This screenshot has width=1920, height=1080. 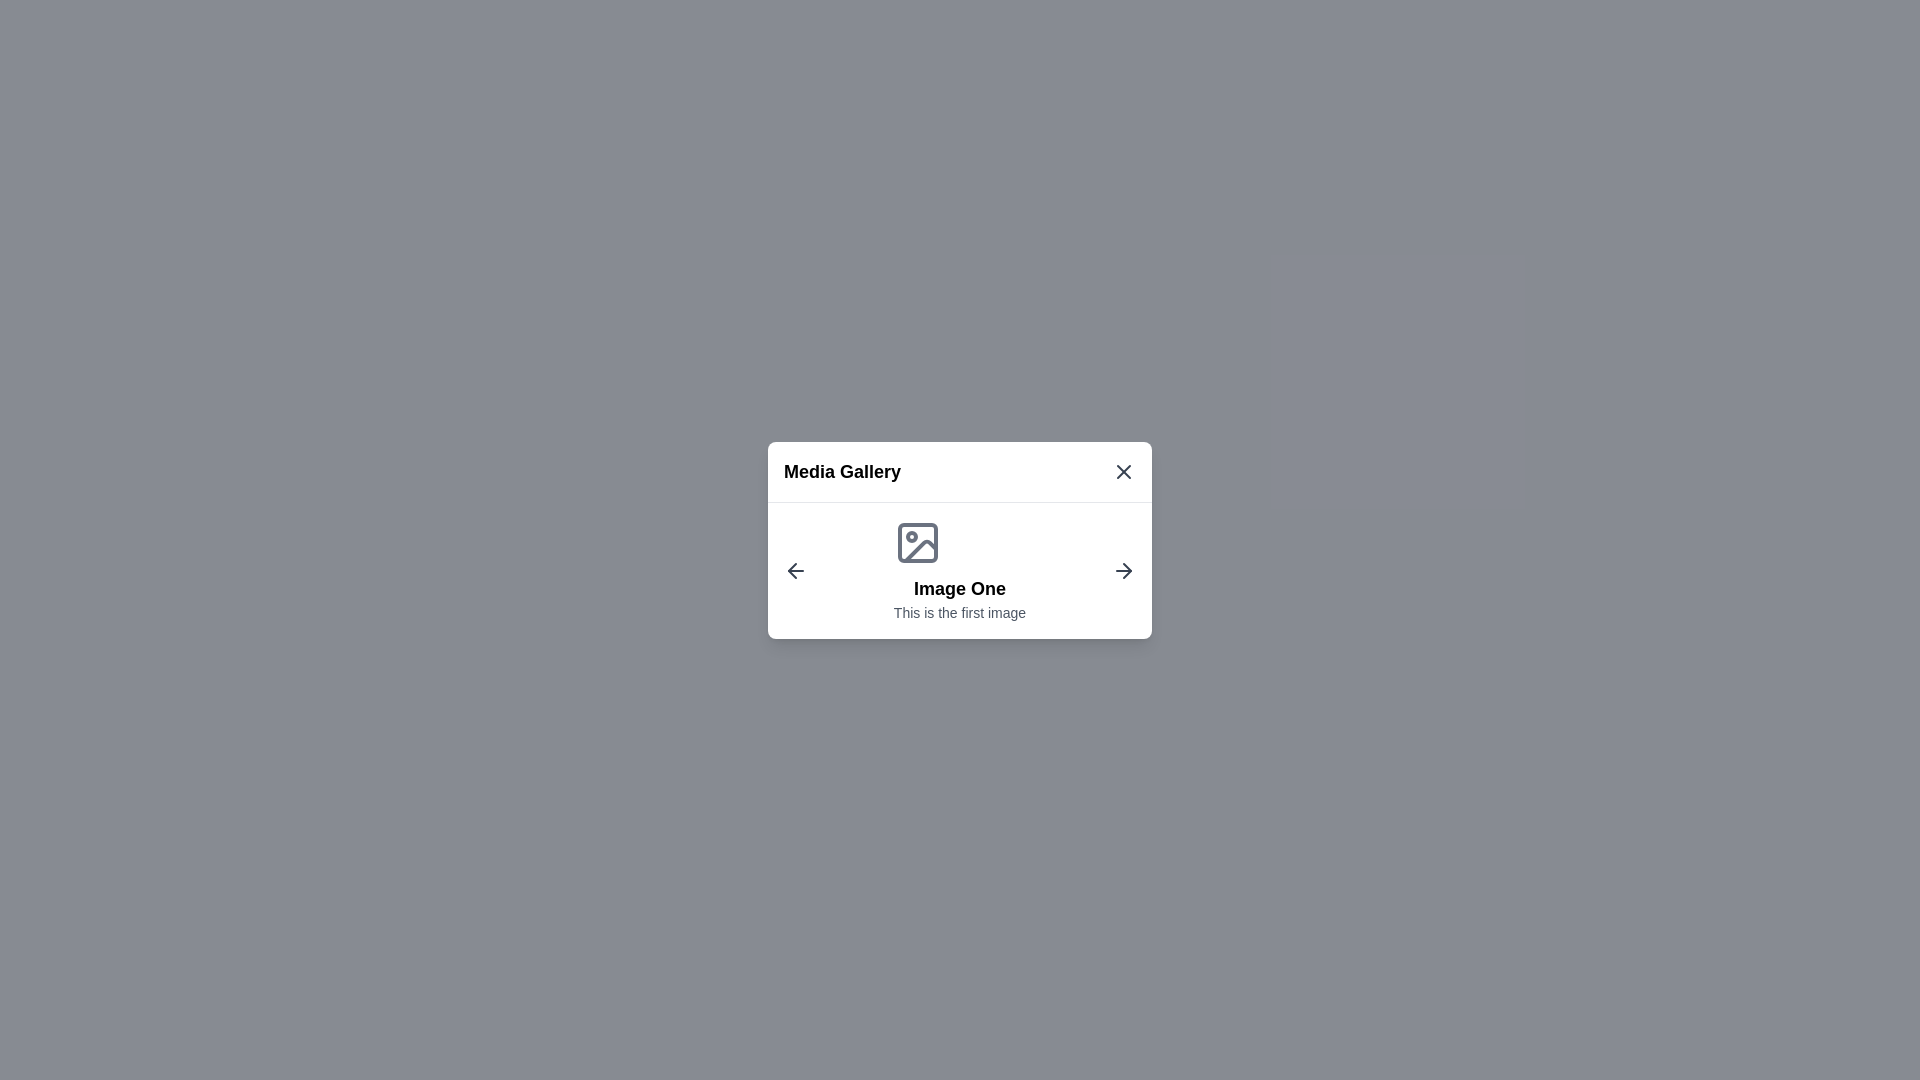 What do you see at coordinates (960, 611) in the screenshot?
I see `the text element displaying 'This is the first image', which is styled in smaller gray text and located below 'Image One' in the 'Media Gallery' dialog box` at bounding box center [960, 611].